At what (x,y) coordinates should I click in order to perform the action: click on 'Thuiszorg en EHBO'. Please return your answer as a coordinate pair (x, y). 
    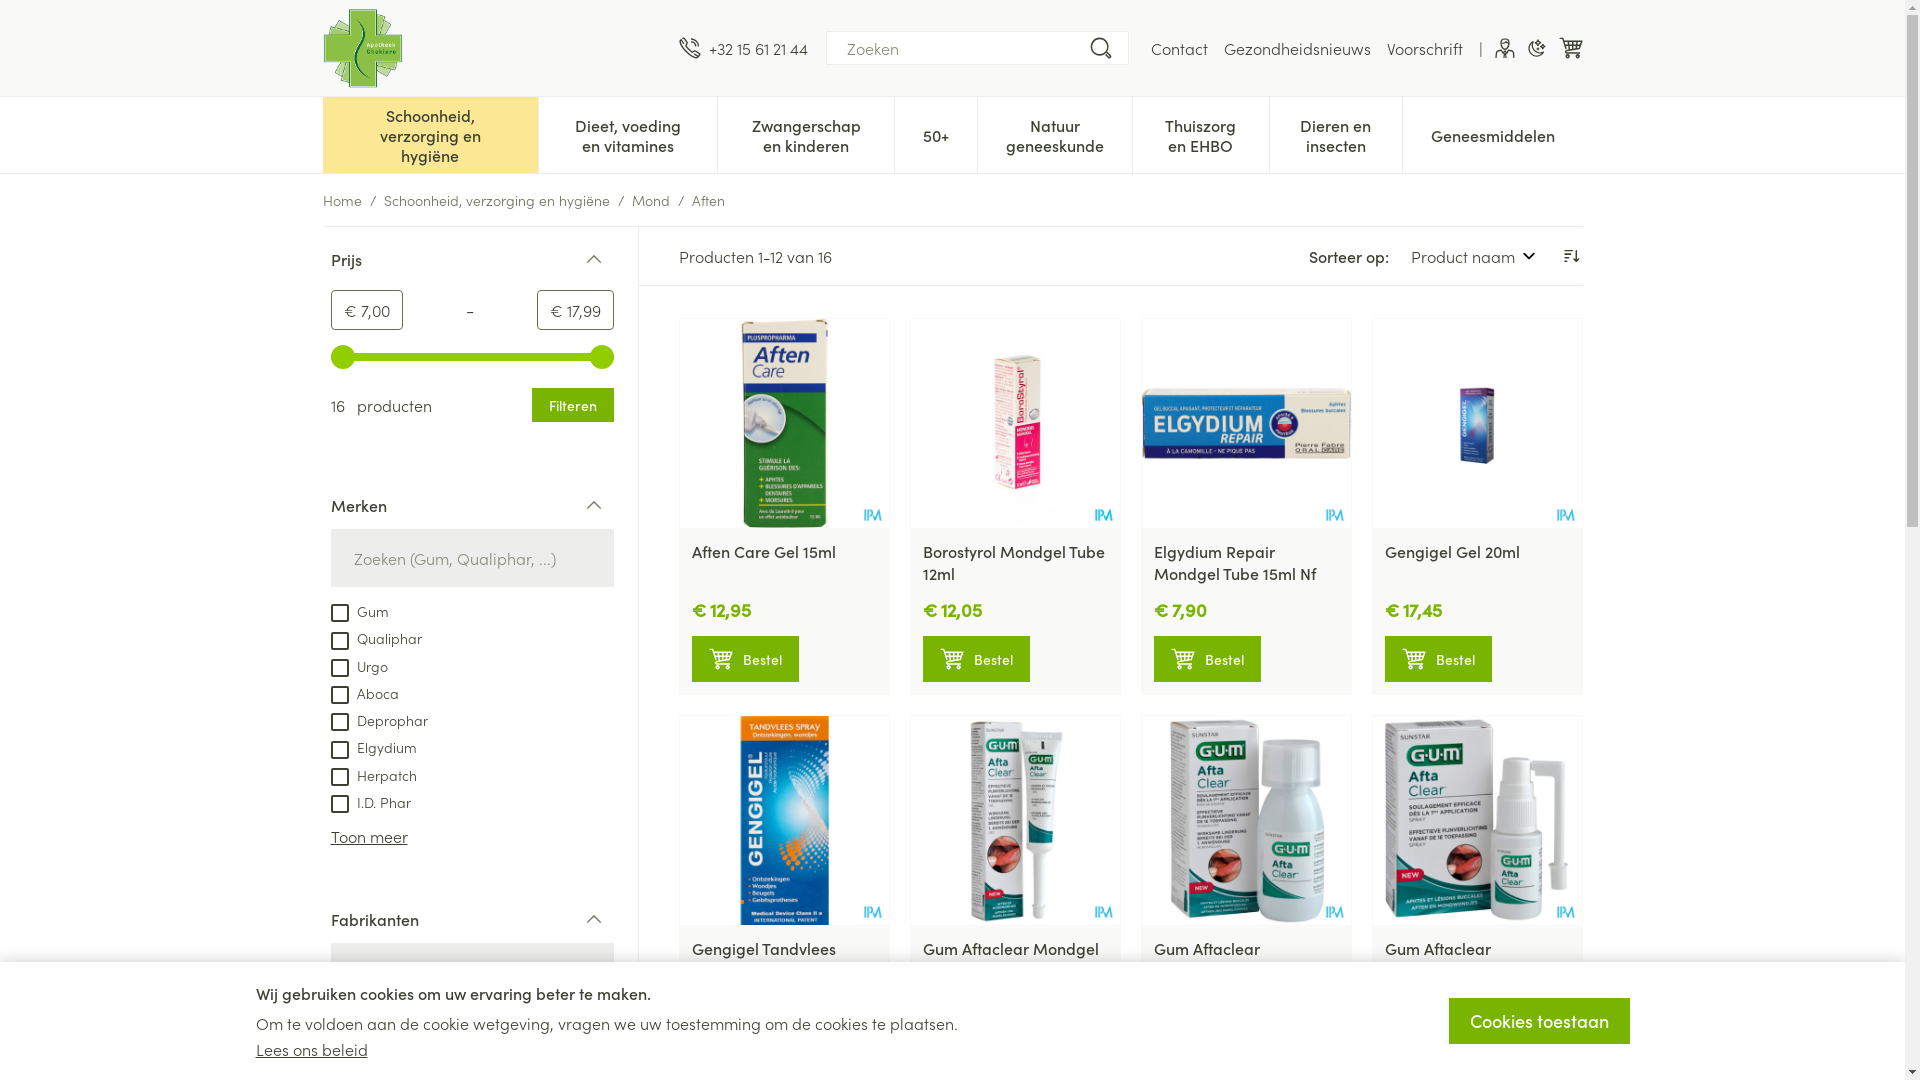
    Looking at the image, I should click on (1200, 132).